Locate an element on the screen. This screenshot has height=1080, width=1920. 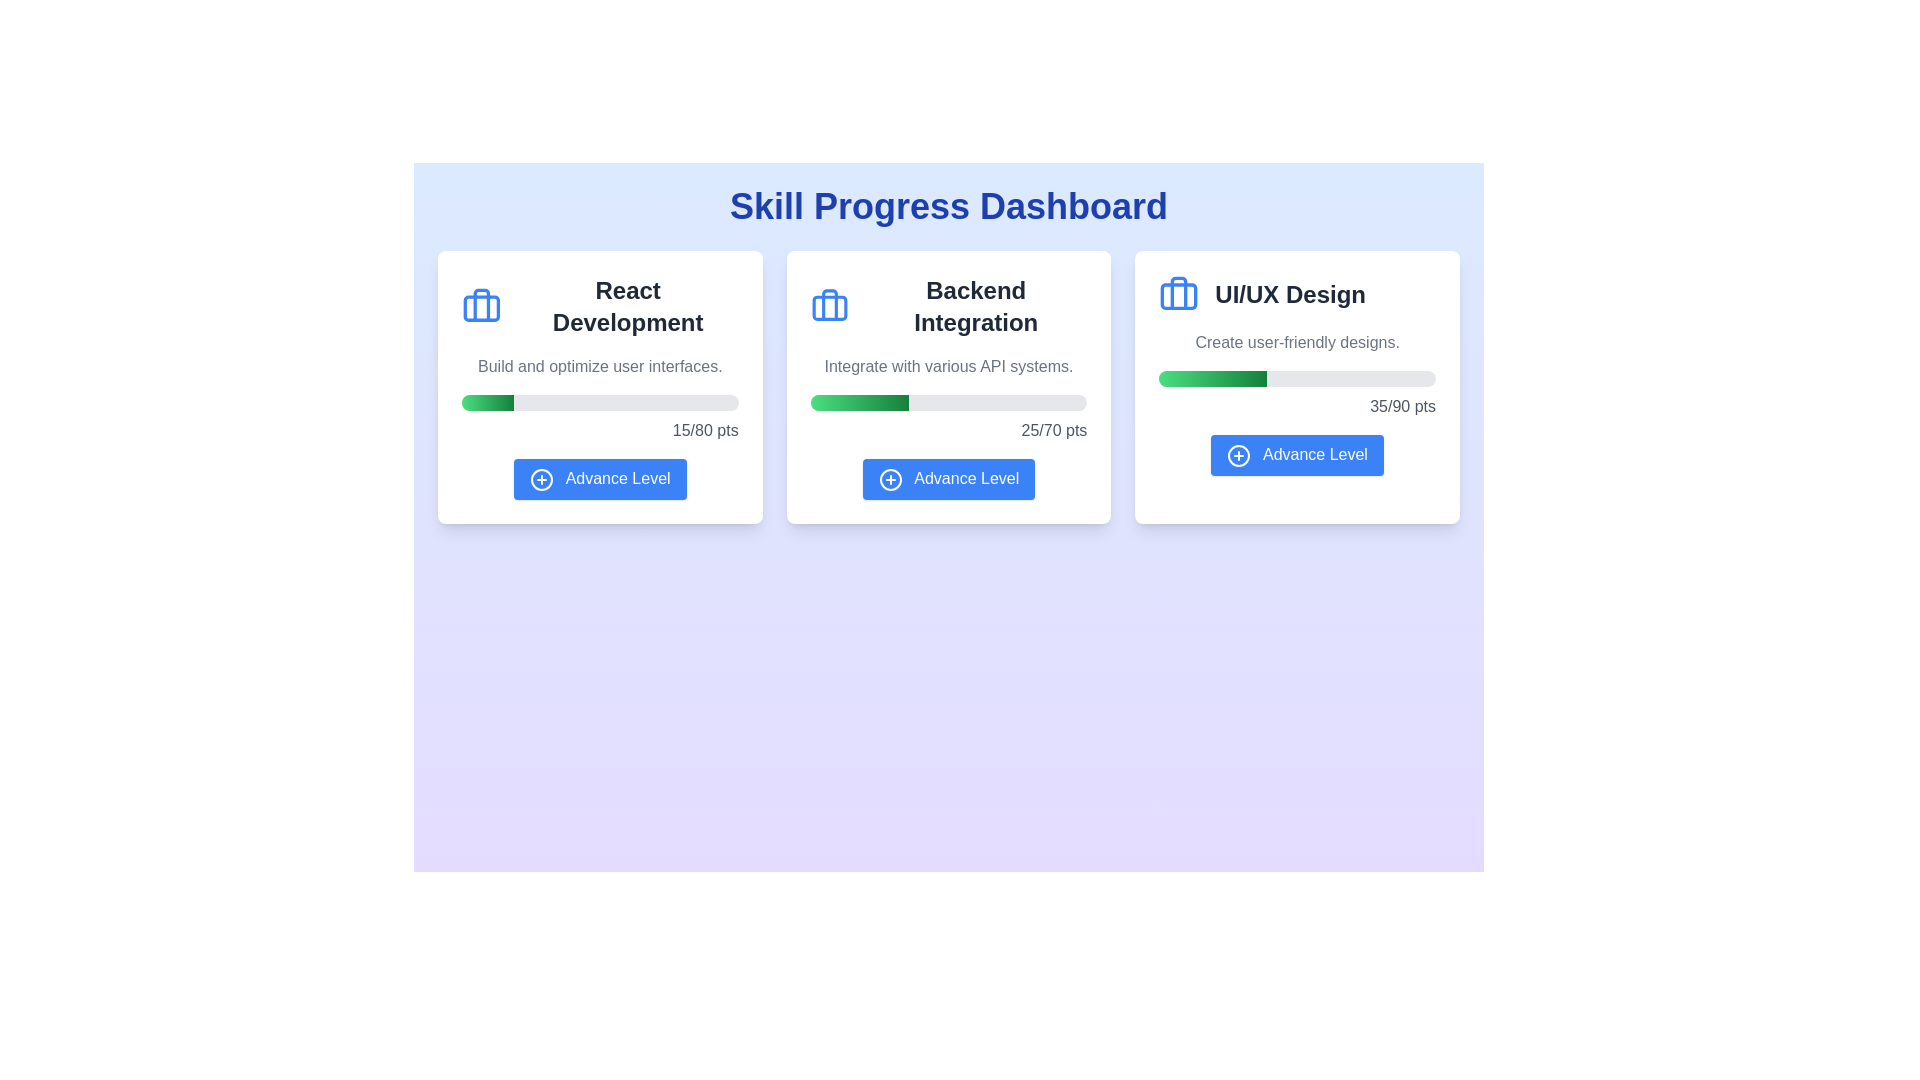
the circular blue icon with a white outline and a plus symbol inside, located on the left side of the 'Advance Level' button in the third card from the left in the 'UI/UX Design' section is located at coordinates (1238, 455).